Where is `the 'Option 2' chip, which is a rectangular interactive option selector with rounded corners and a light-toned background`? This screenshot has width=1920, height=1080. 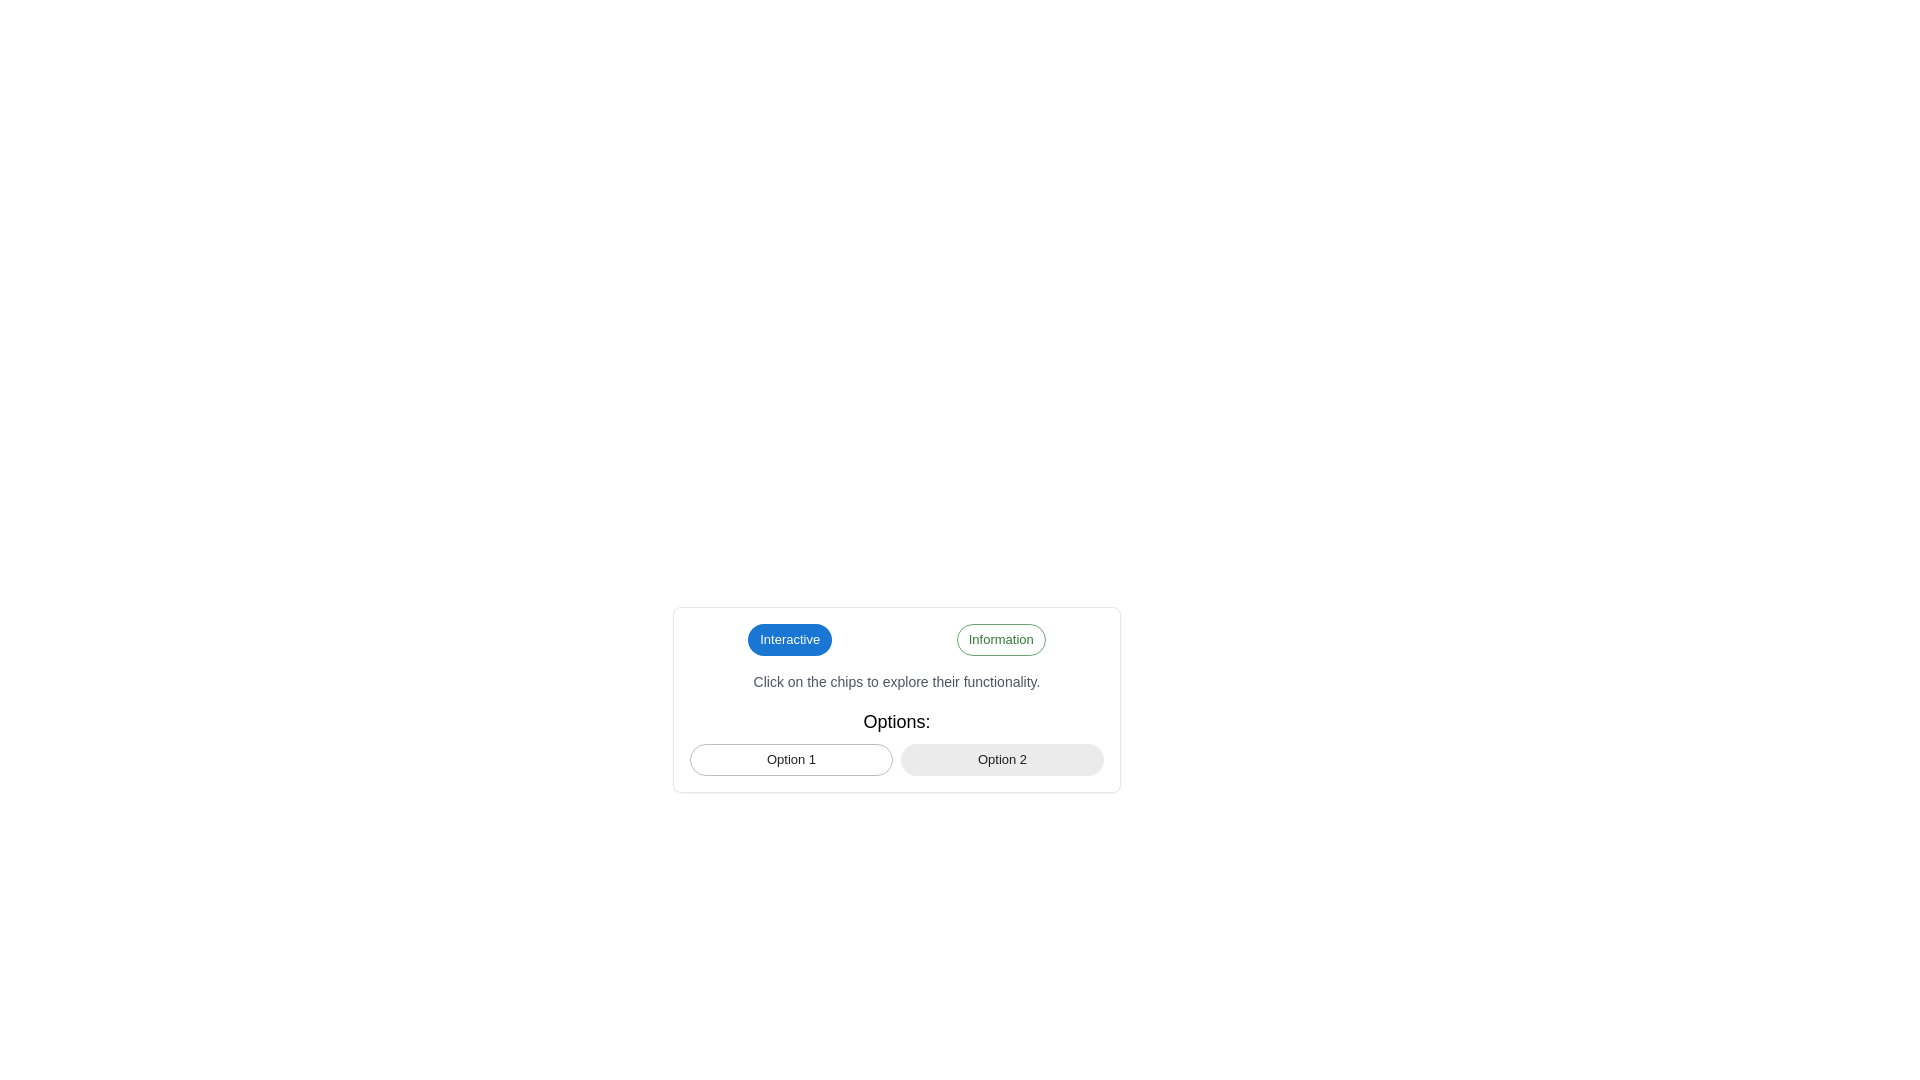
the 'Option 2' chip, which is a rectangular interactive option selector with rounded corners and a light-toned background is located at coordinates (1002, 759).